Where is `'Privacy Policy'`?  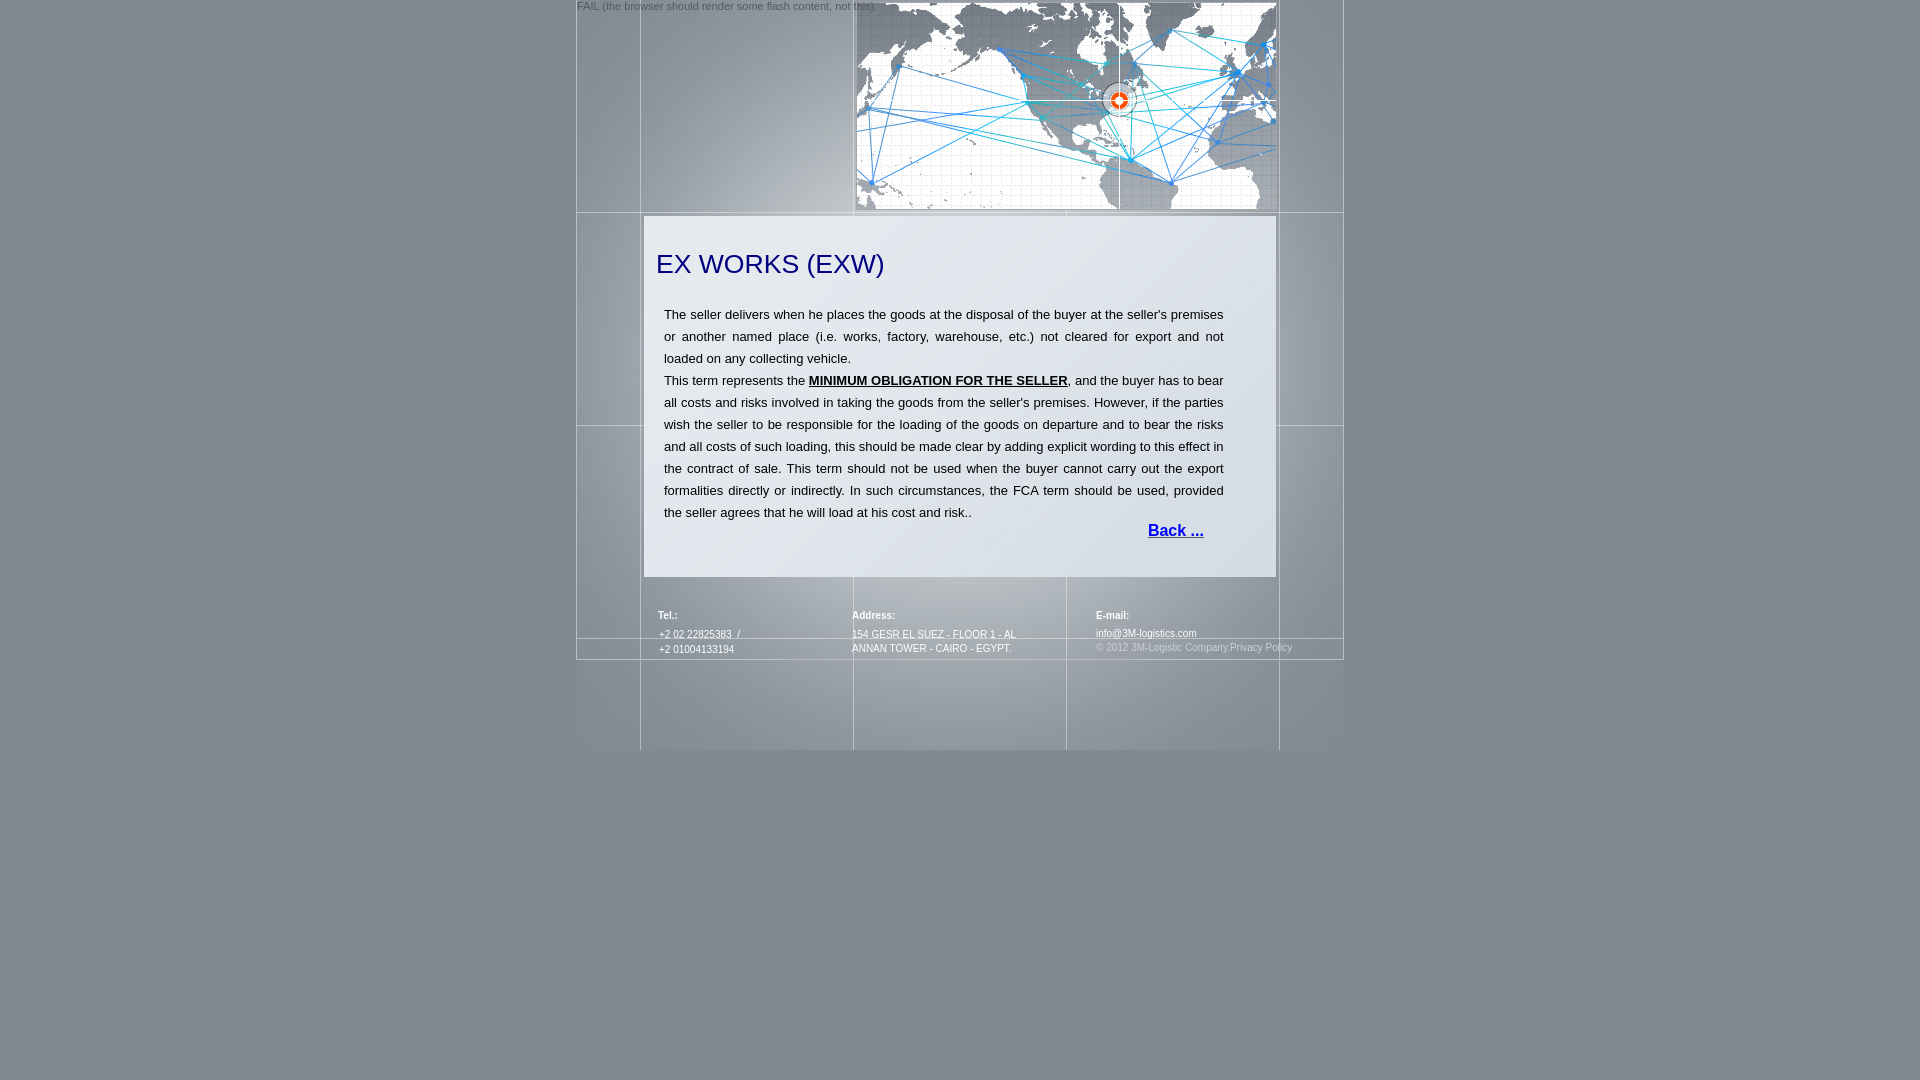 'Privacy Policy' is located at coordinates (1260, 647).